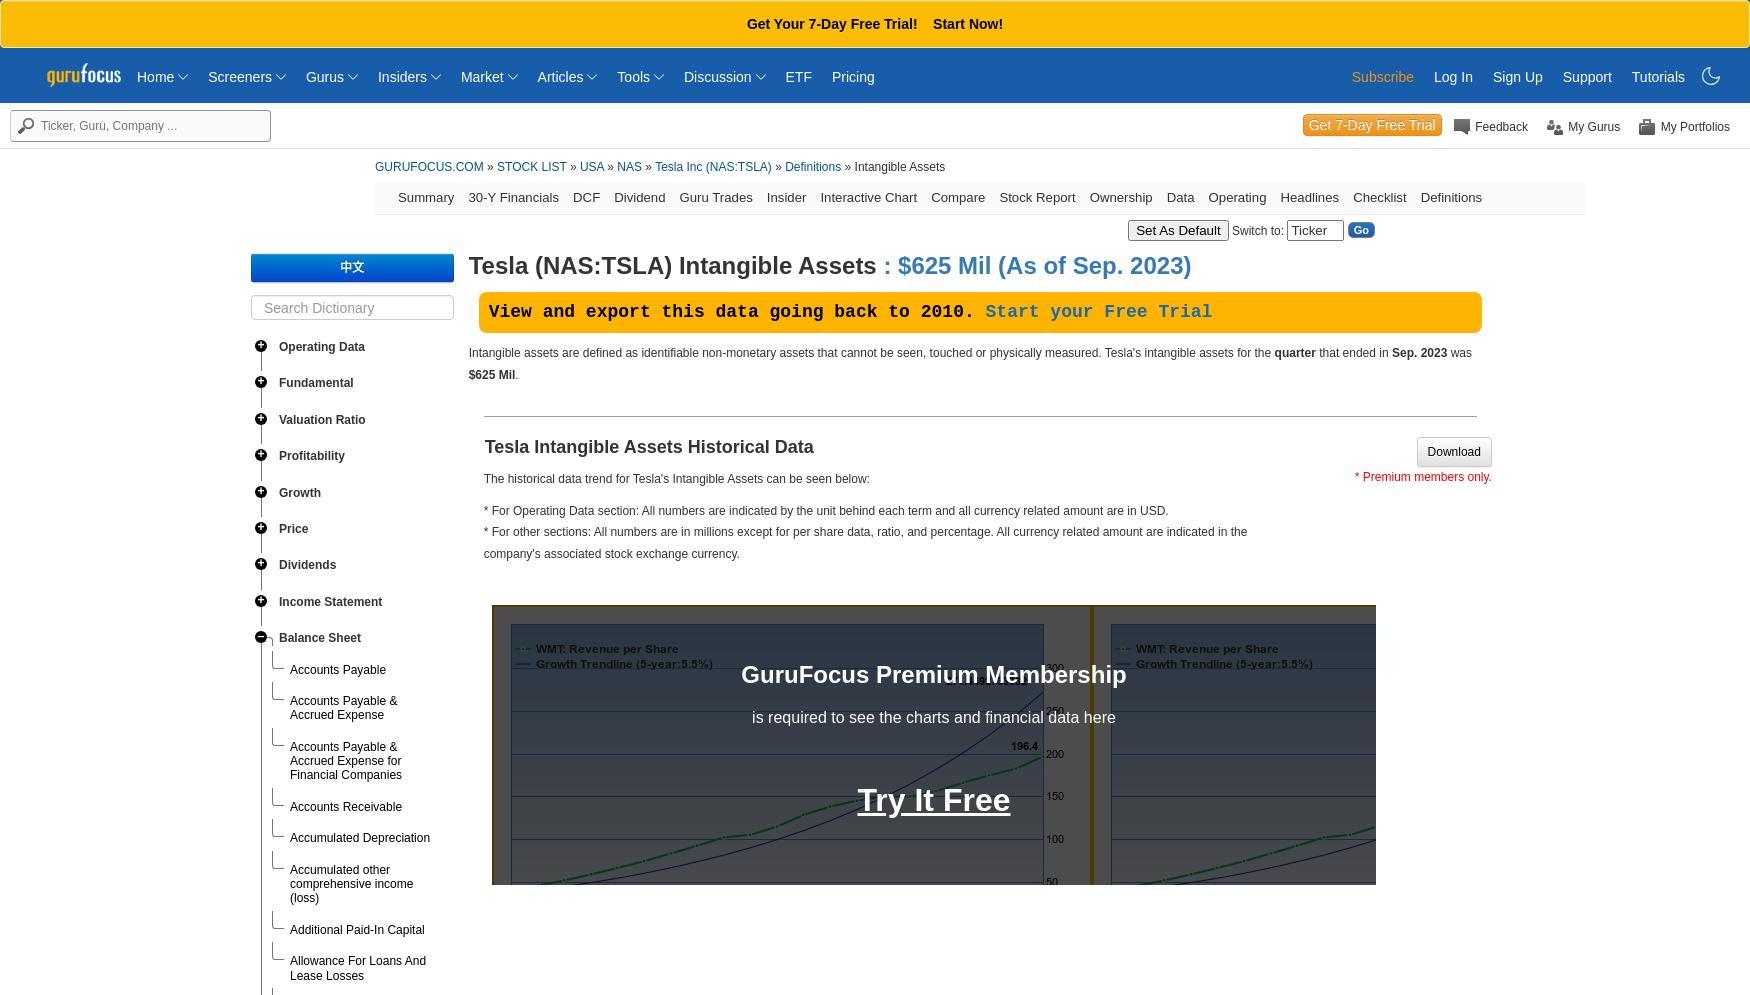 The height and width of the screenshot is (995, 1750). I want to click on 'The historical data trend for Tesla's Intangible Assets can be seen below:', so click(675, 478).